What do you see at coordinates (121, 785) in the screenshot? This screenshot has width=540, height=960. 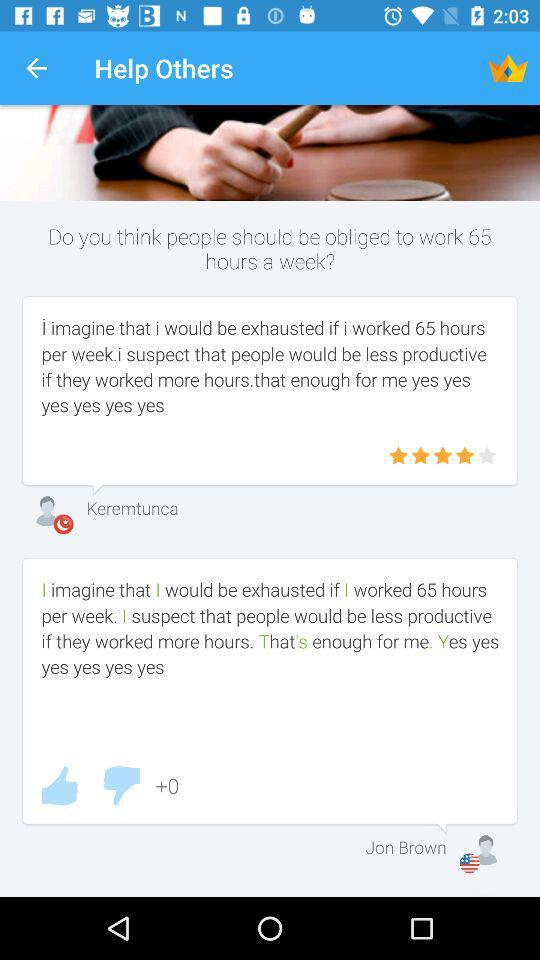 I see `thumbs down` at bounding box center [121, 785].